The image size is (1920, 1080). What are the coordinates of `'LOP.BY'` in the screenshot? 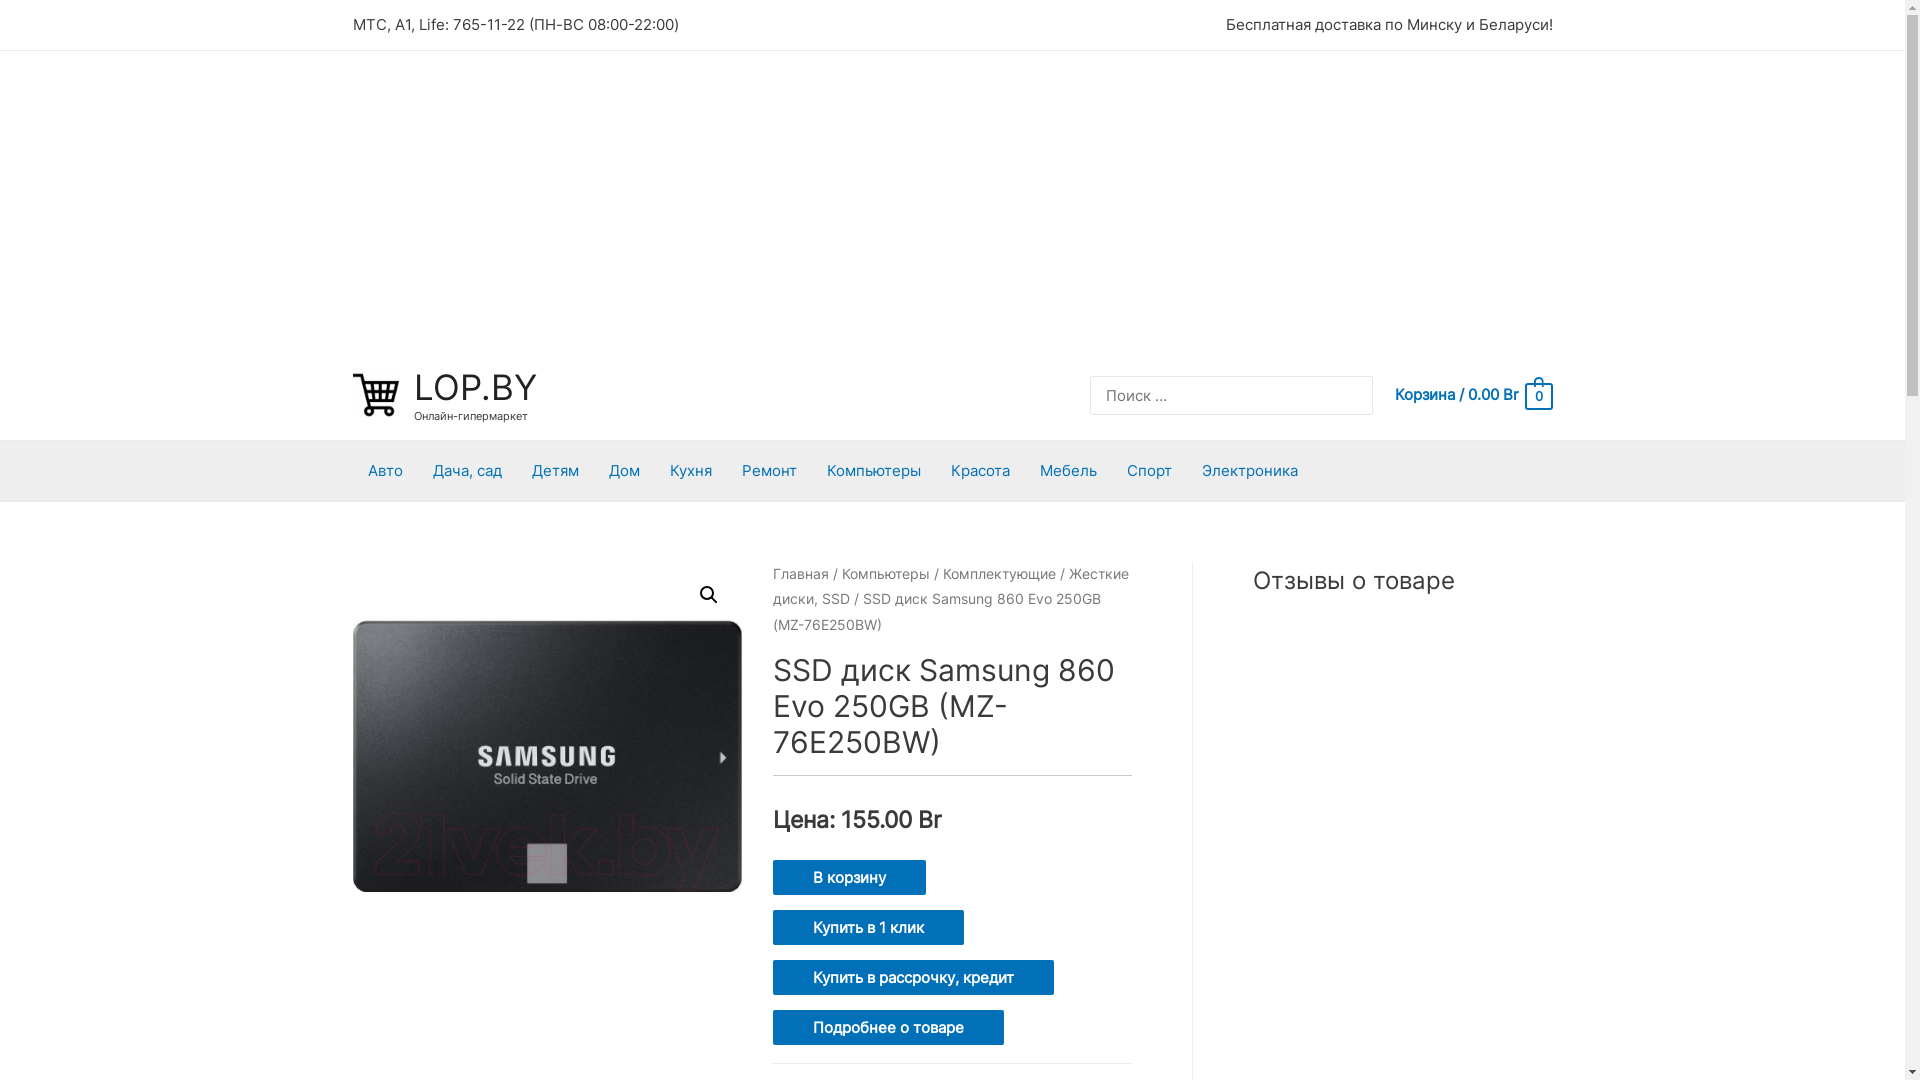 It's located at (412, 386).